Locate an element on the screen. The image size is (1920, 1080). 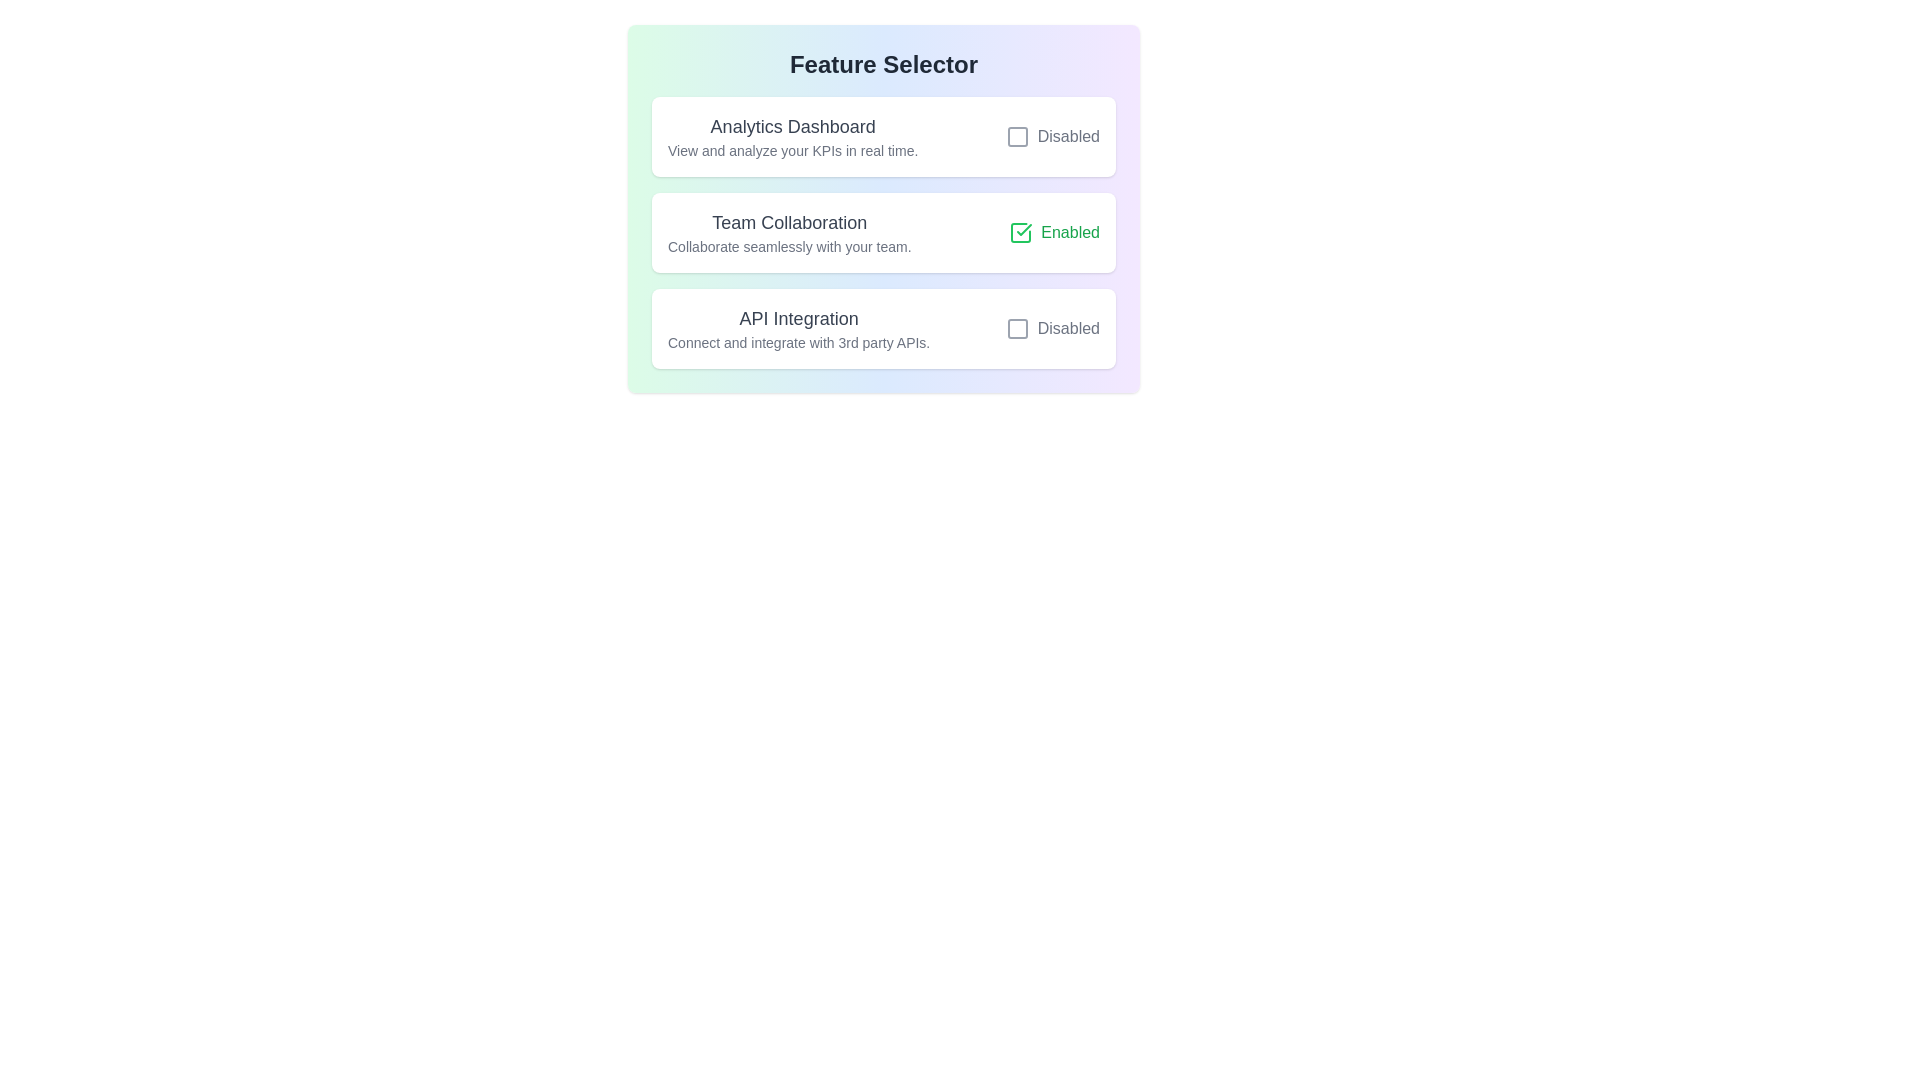
the feature API Integration by clicking its corresponding button is located at coordinates (1051, 327).